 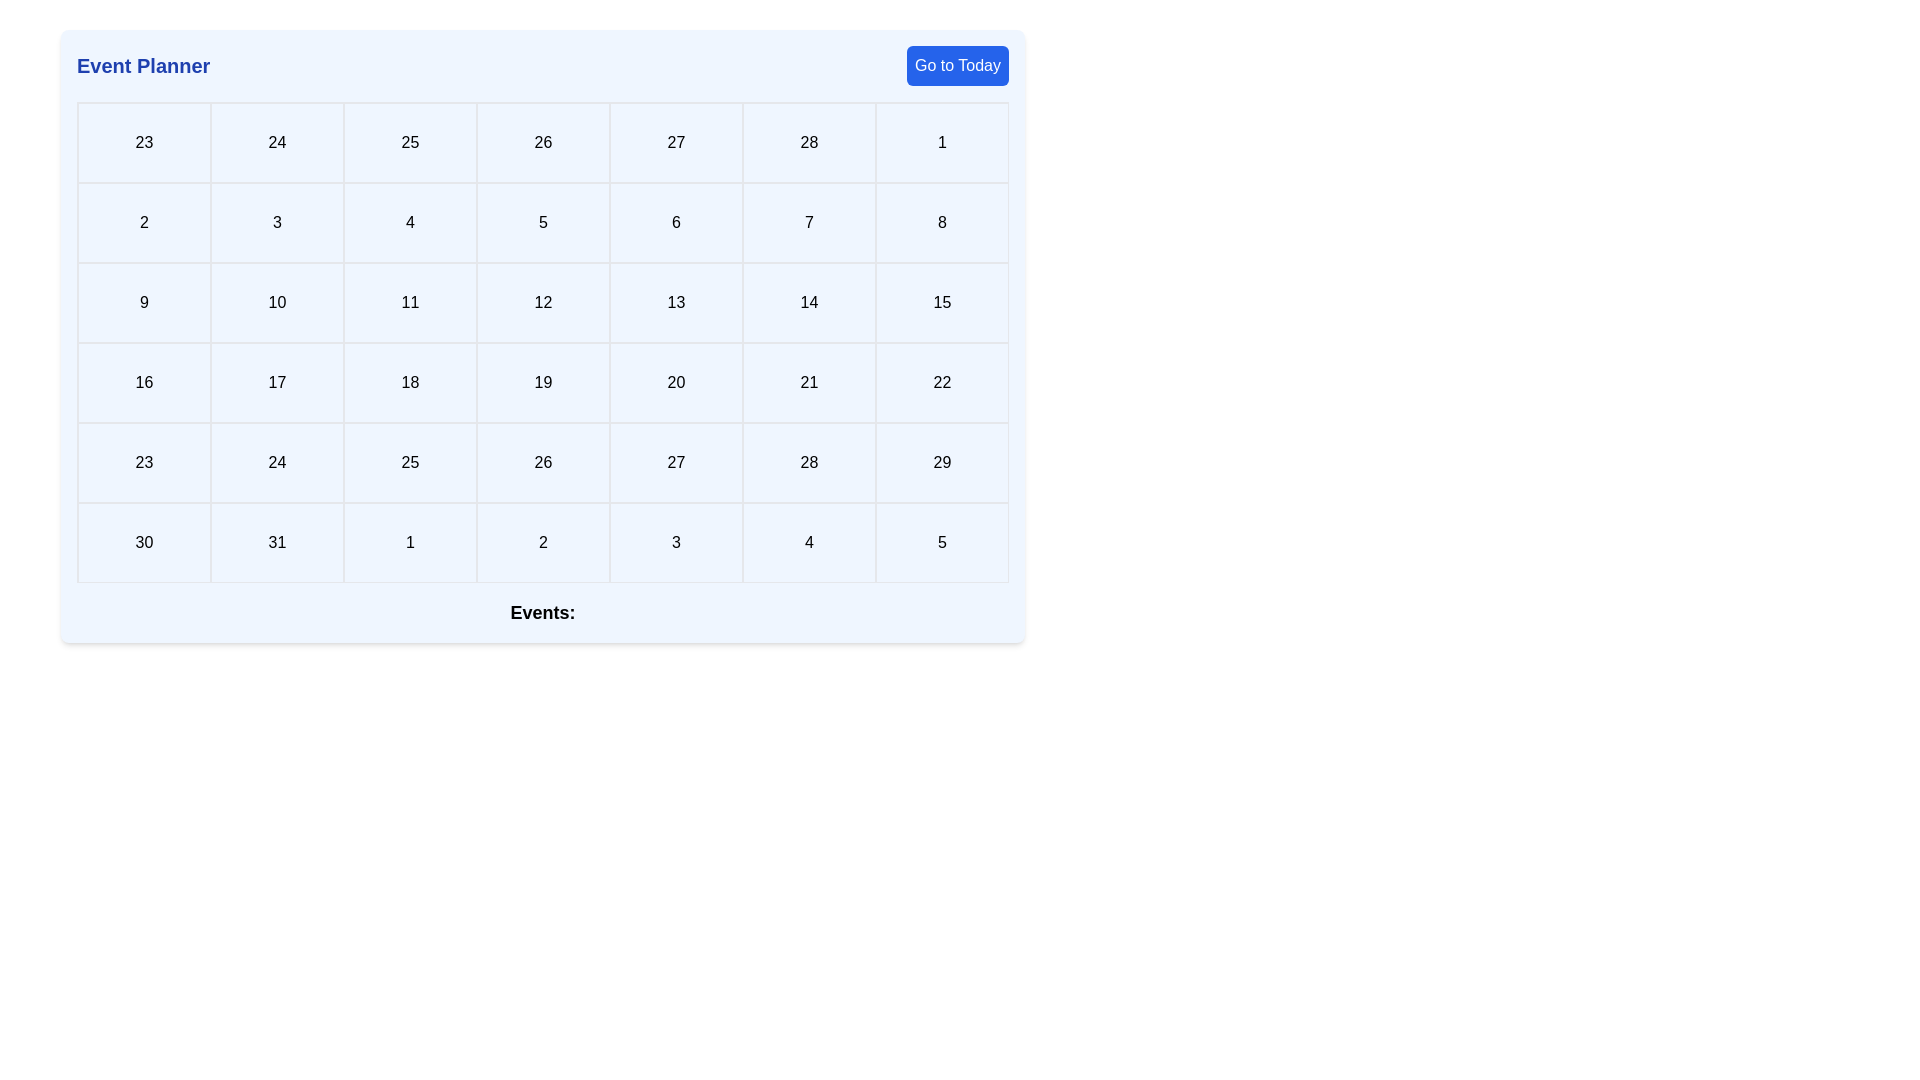 I want to click on the square-shaped button with a light blue background containing the text '2', so click(x=143, y=223).